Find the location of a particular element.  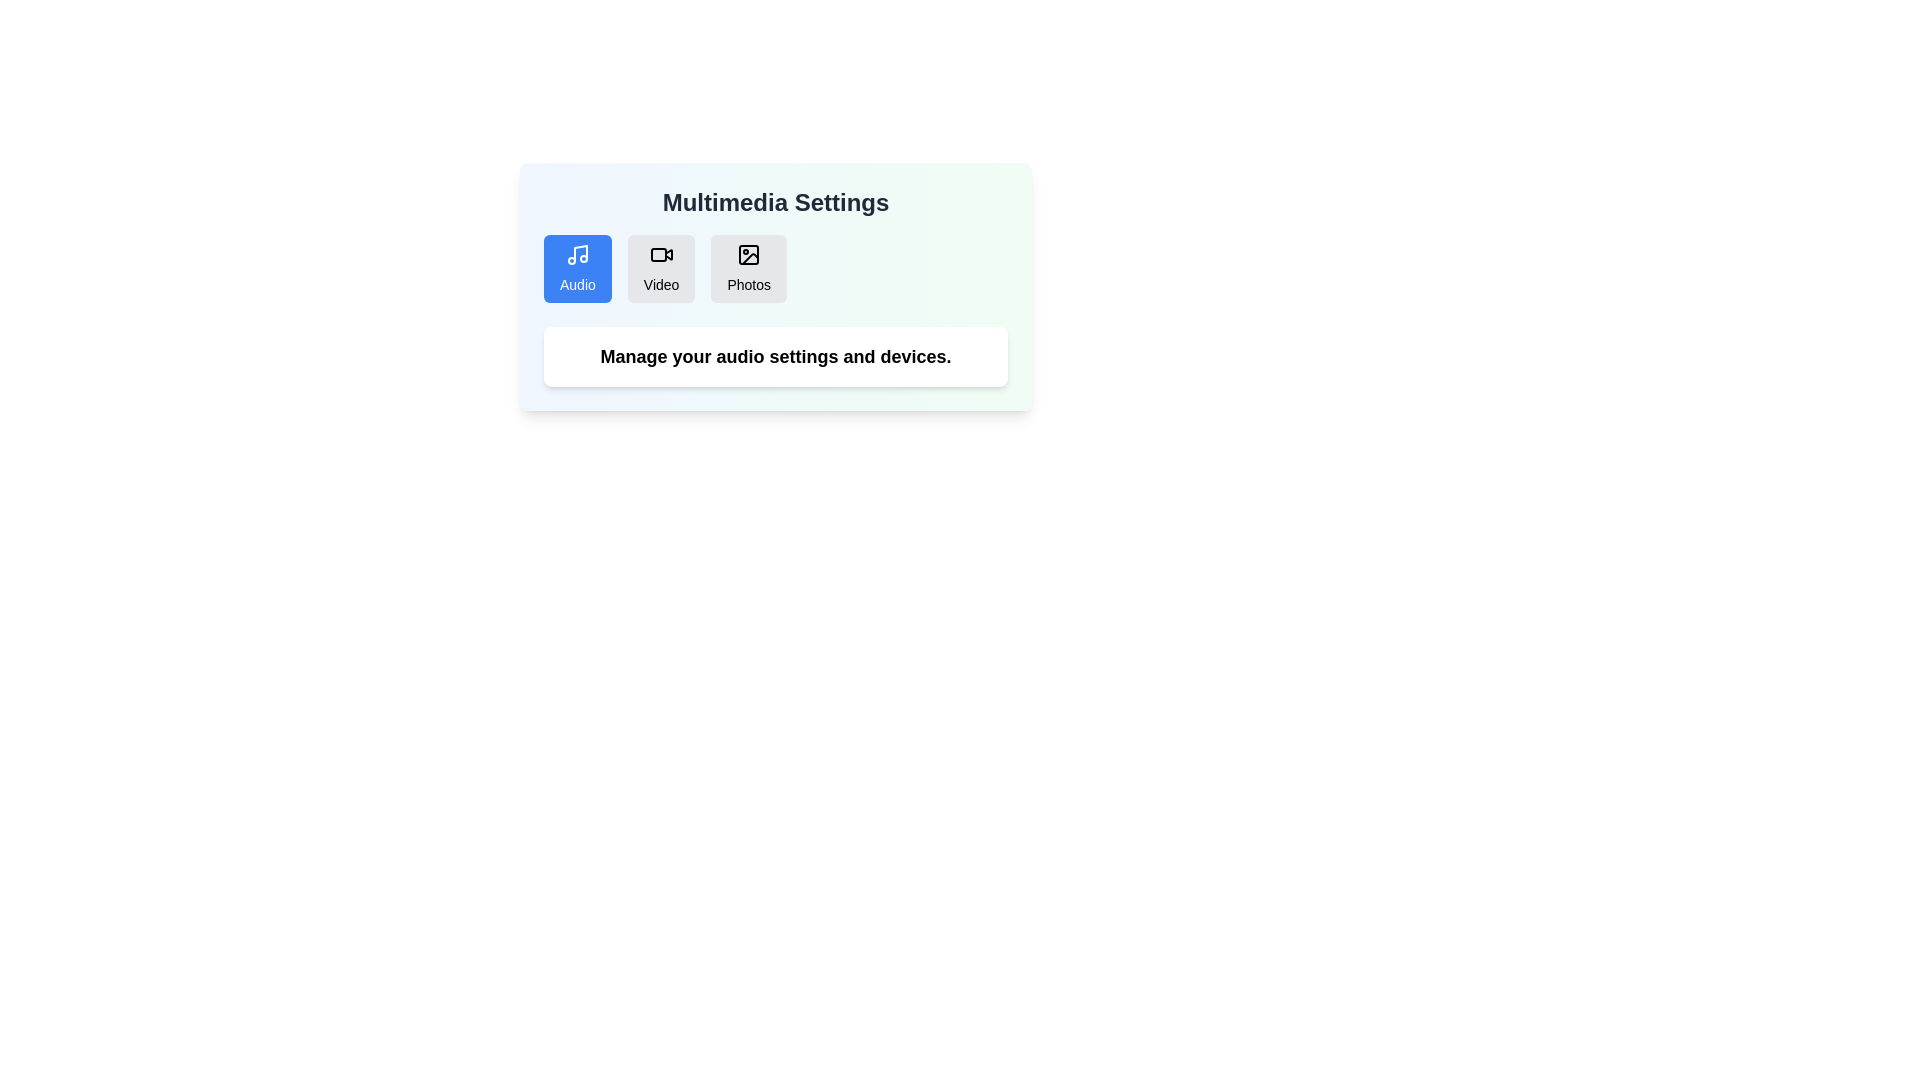

the video camera icon fragment located in the second button from the left in the row of three above the text 'Manage your audio settings and devices.' is located at coordinates (668, 253).